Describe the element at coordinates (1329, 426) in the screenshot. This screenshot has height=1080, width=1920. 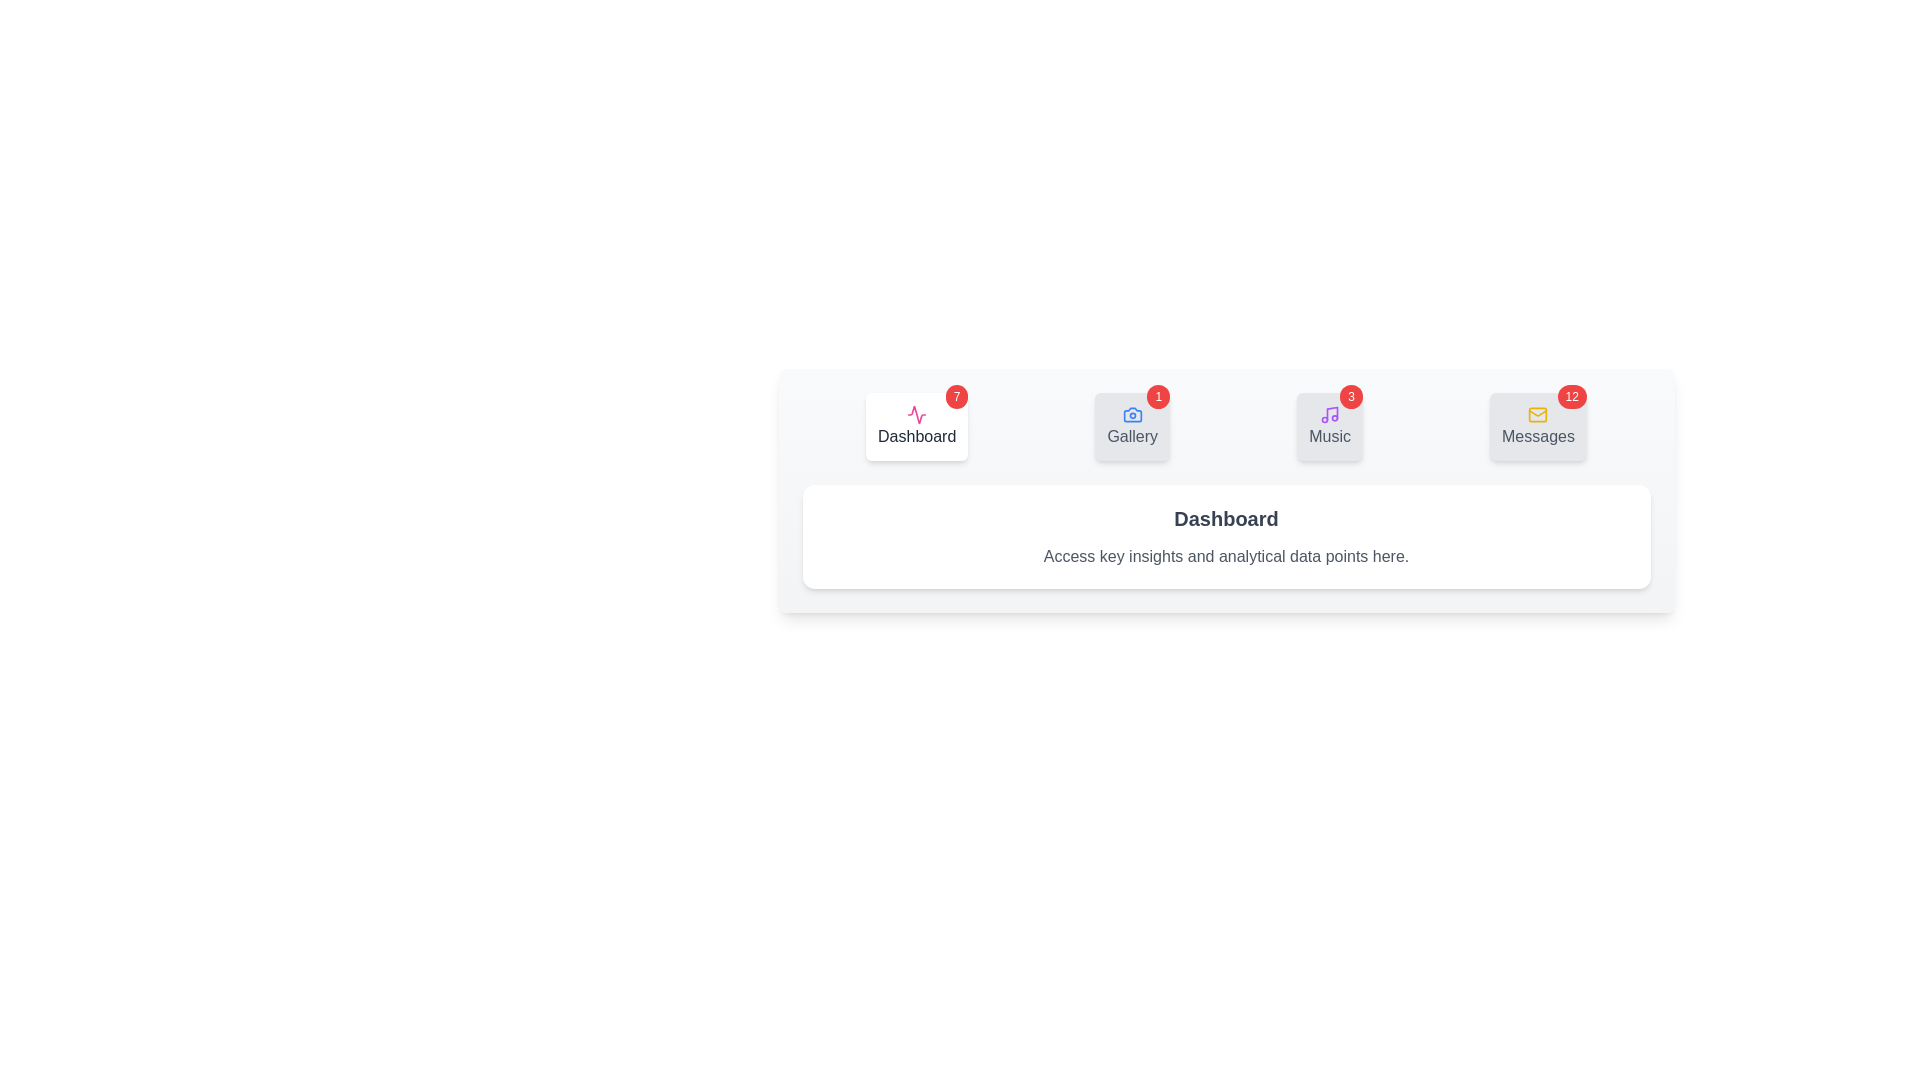
I see `the tab labeled Music to view its content` at that location.